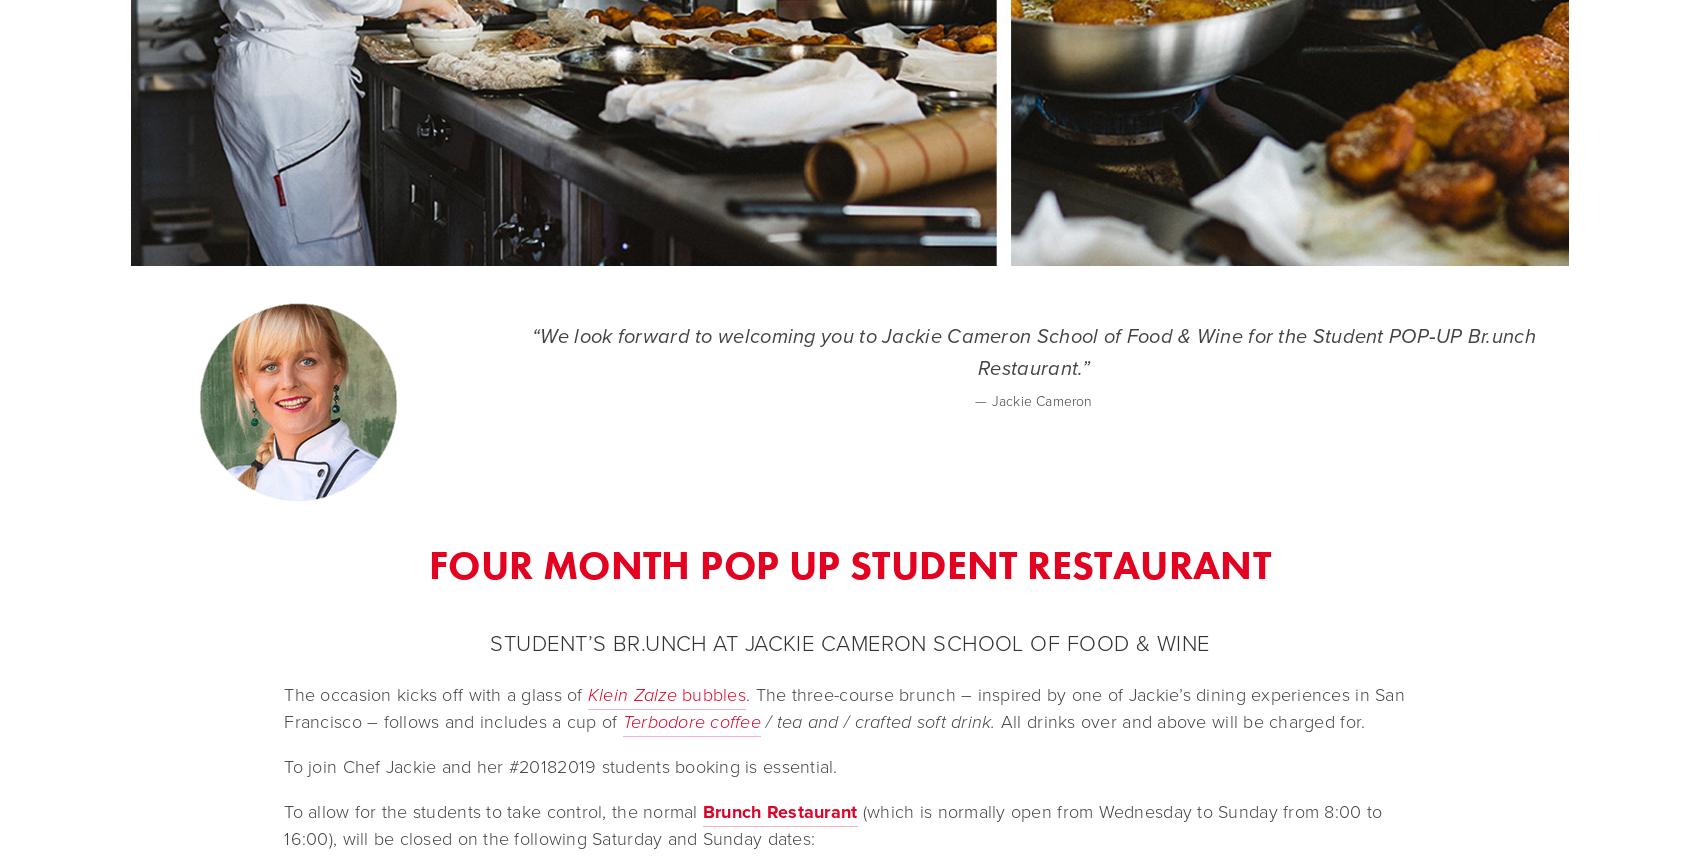  I want to click on '(which is normally open from Wednesday to Sunday from 8:00 to 16:00), will be closed on the following Saturday and Sunday dates:', so click(284, 824).